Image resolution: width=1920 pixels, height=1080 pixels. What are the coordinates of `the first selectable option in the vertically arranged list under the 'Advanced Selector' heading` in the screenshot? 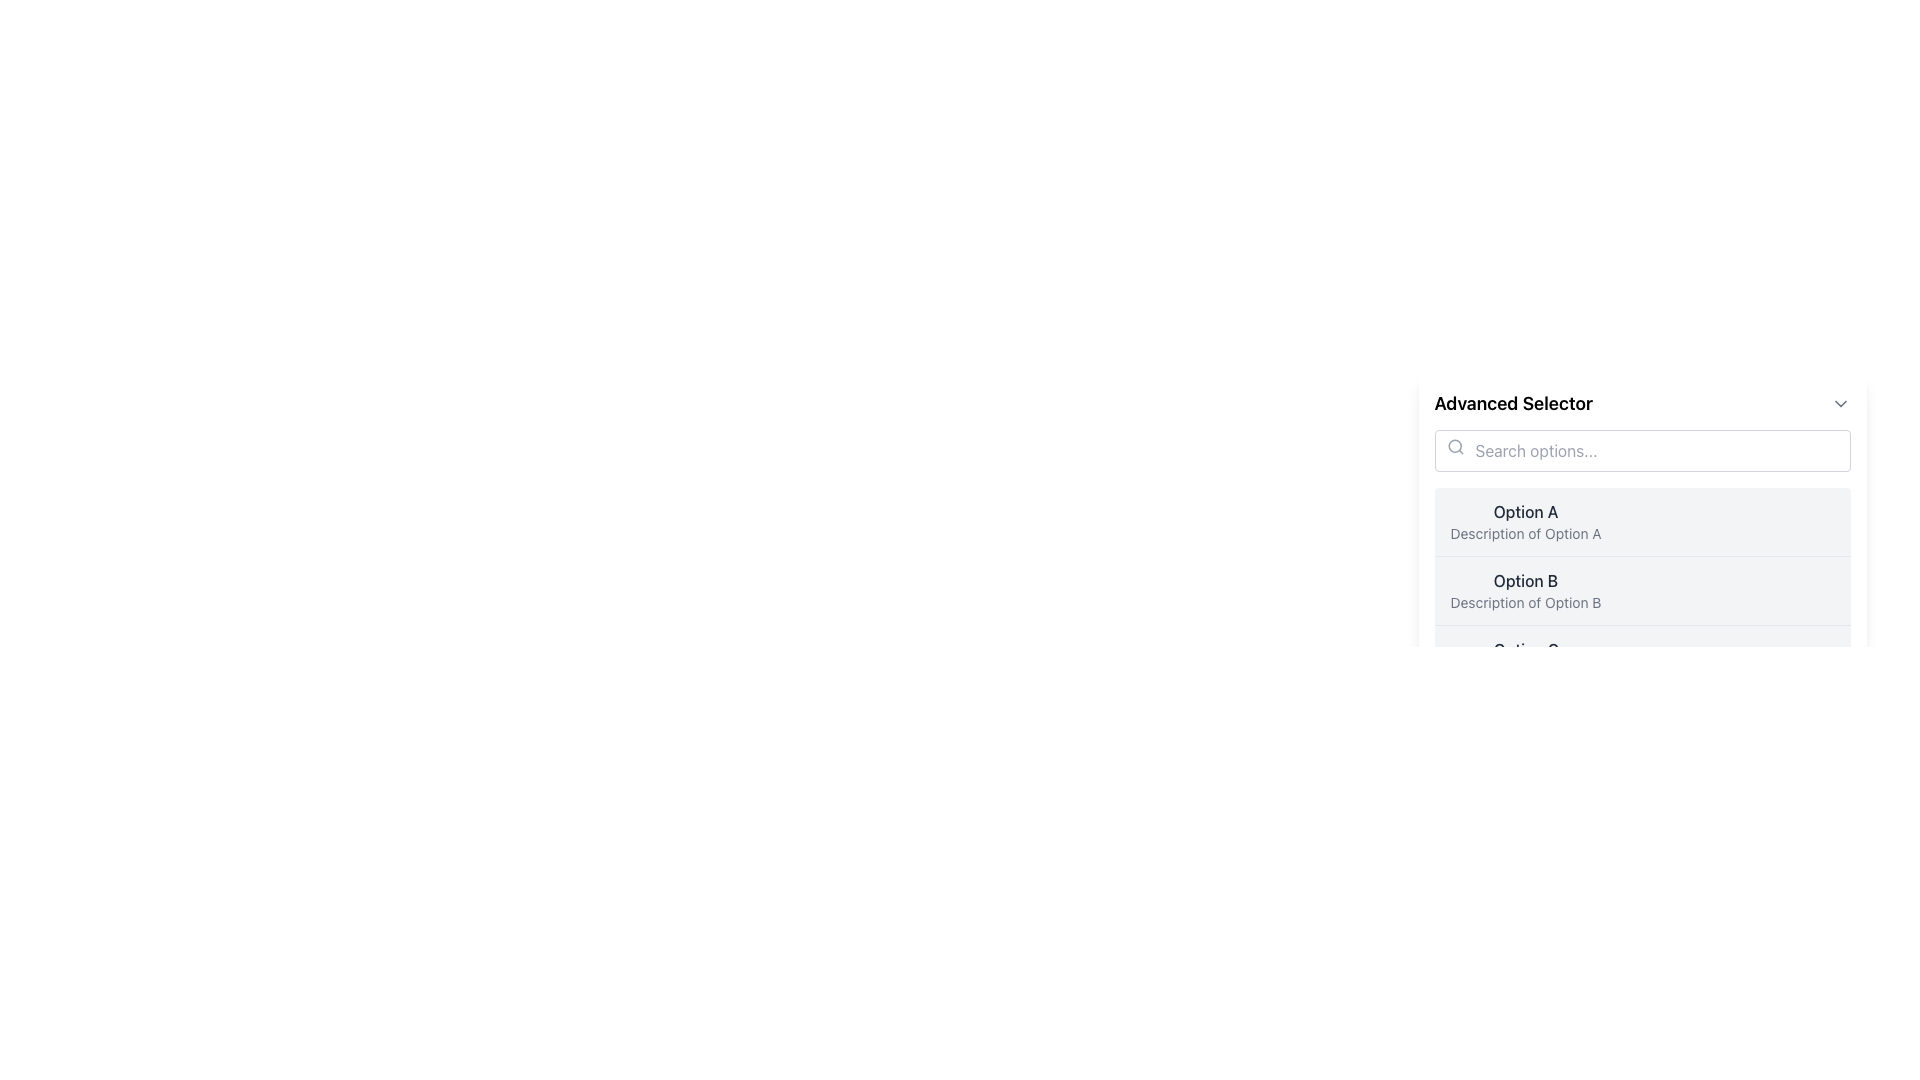 It's located at (1525, 520).